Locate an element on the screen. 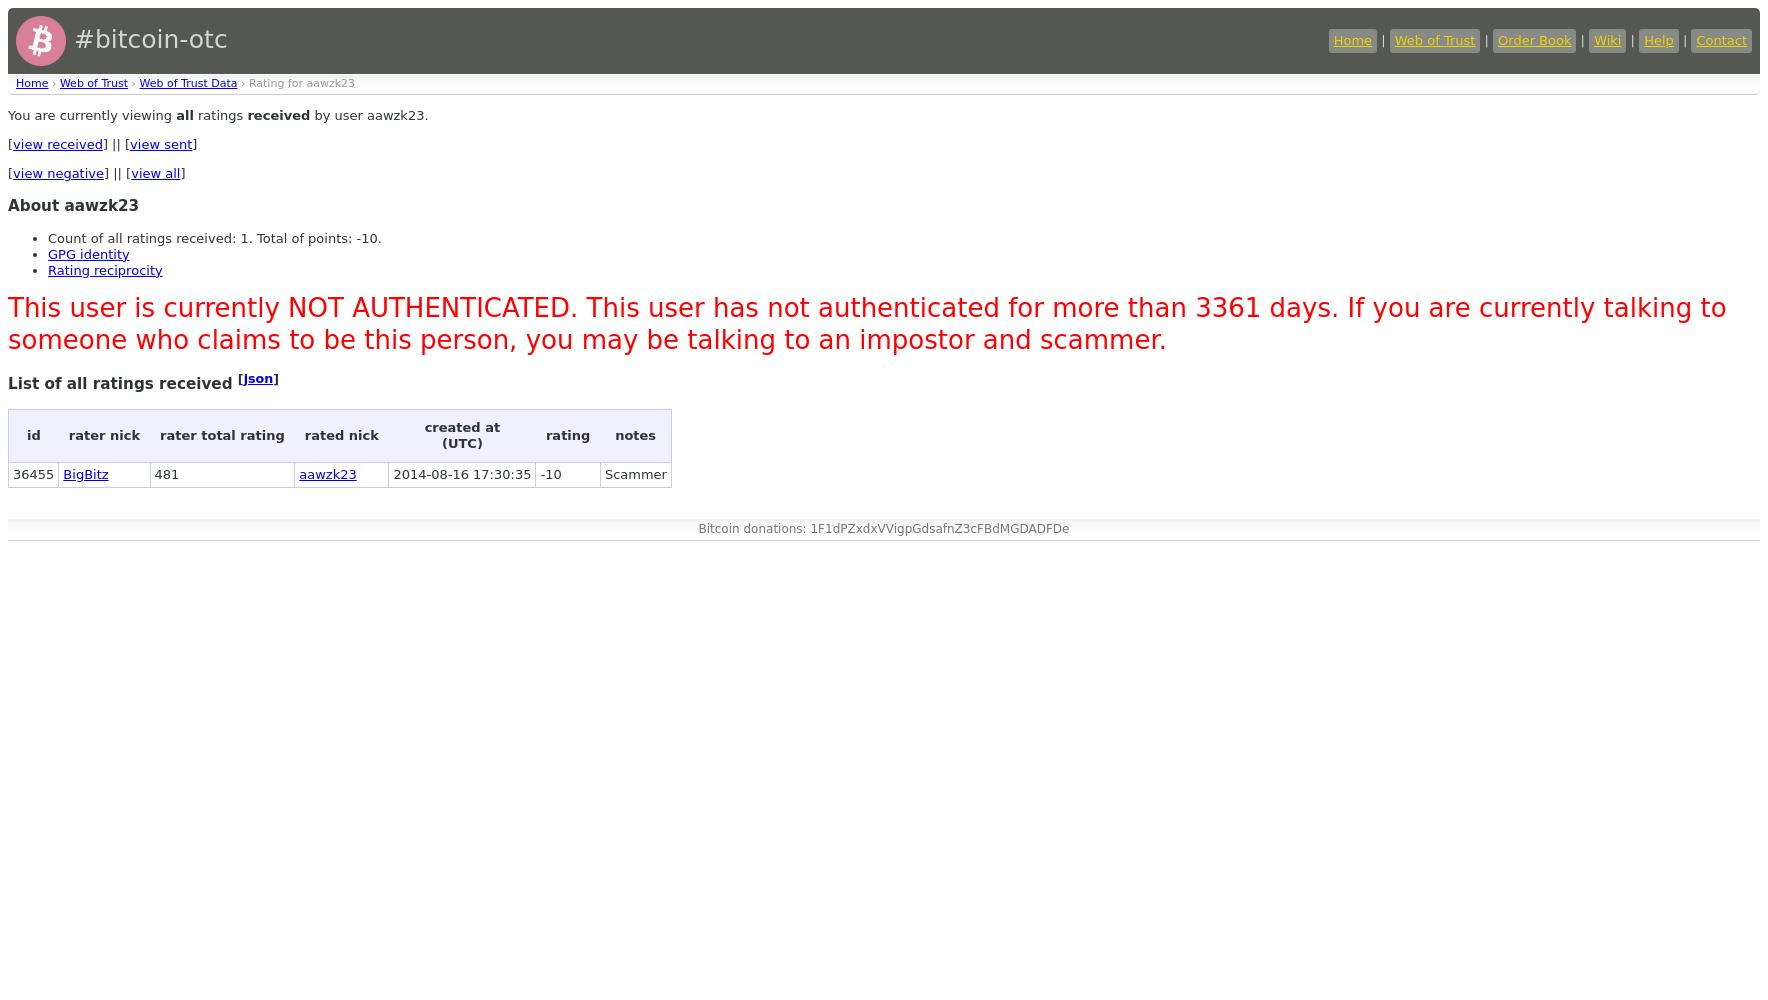 The image size is (1768, 1000). 'You are currently viewing' is located at coordinates (90, 113).